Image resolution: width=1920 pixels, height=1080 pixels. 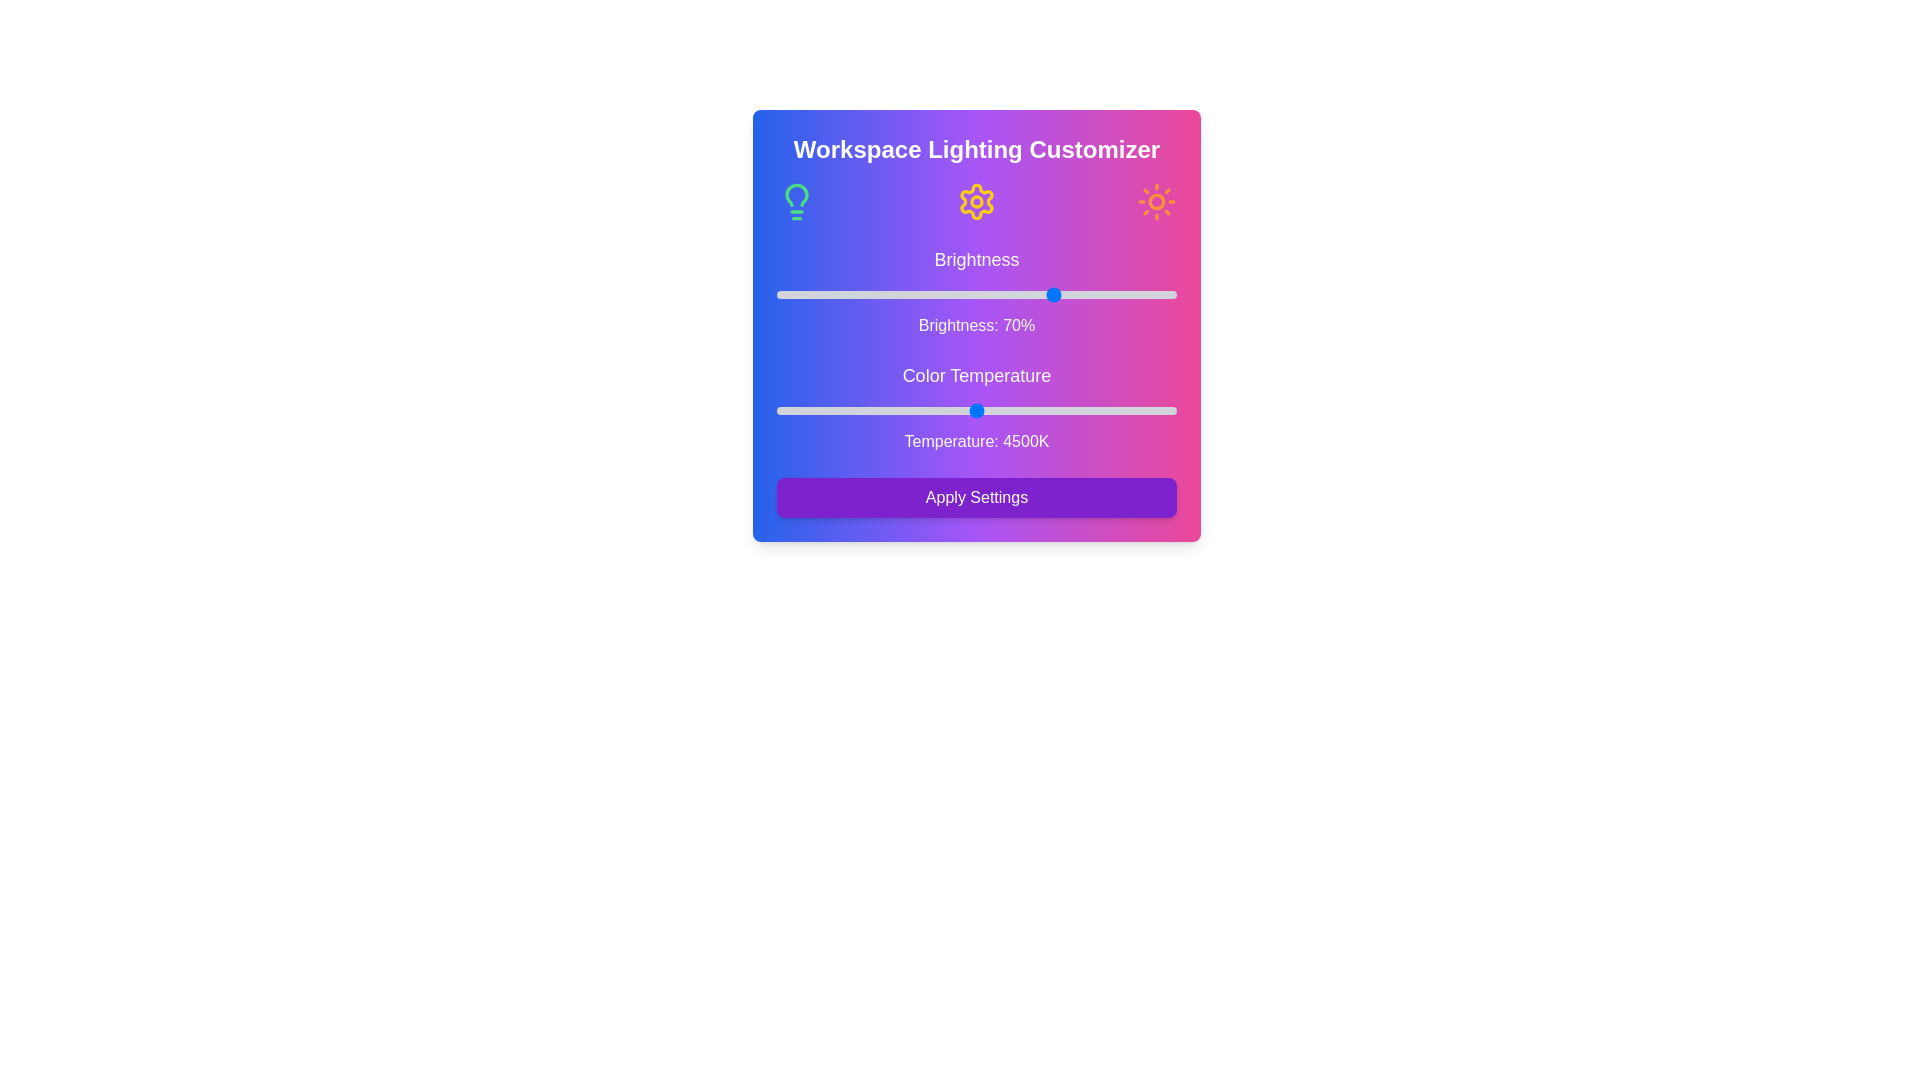 I want to click on the color temperature slider to 3615 K, so click(x=887, y=410).